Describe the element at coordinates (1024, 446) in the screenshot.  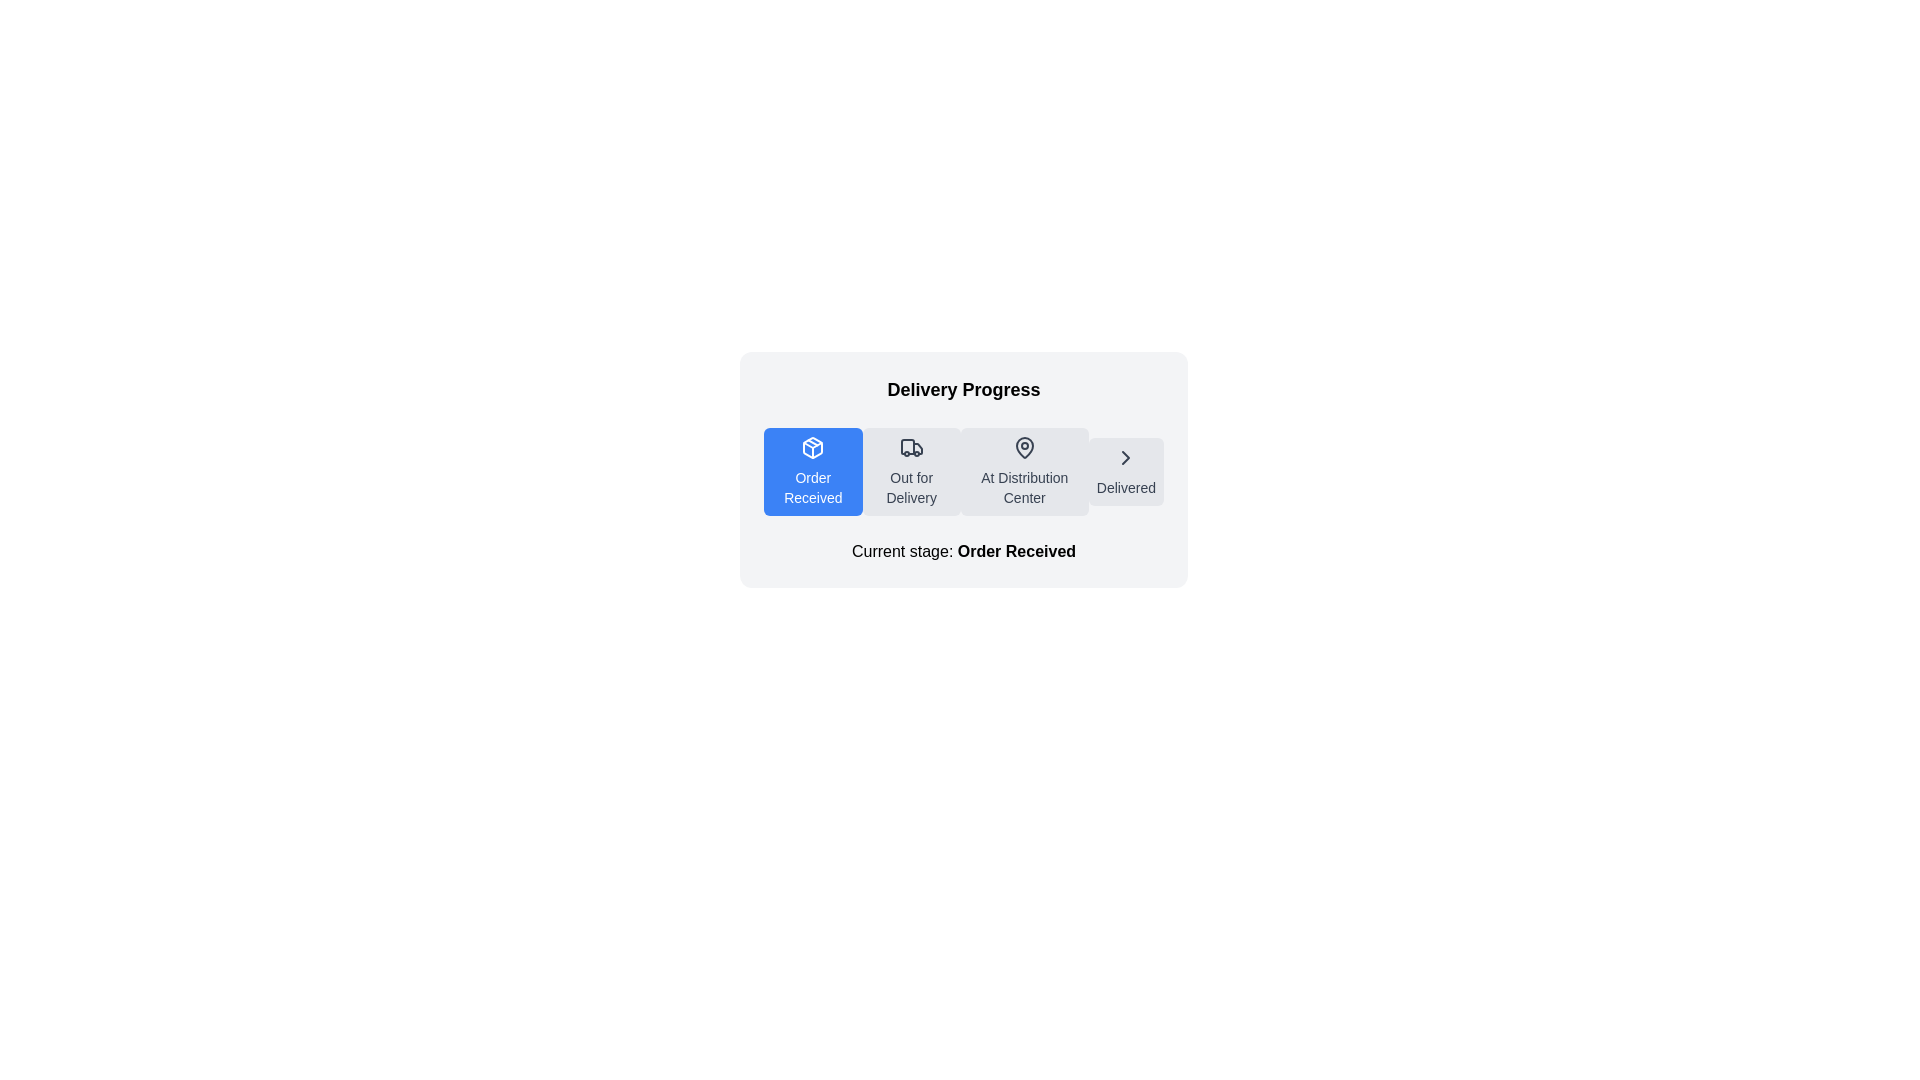
I see `the map pin icon located within the 'At Distribution Center' button area in the progress bar` at that location.